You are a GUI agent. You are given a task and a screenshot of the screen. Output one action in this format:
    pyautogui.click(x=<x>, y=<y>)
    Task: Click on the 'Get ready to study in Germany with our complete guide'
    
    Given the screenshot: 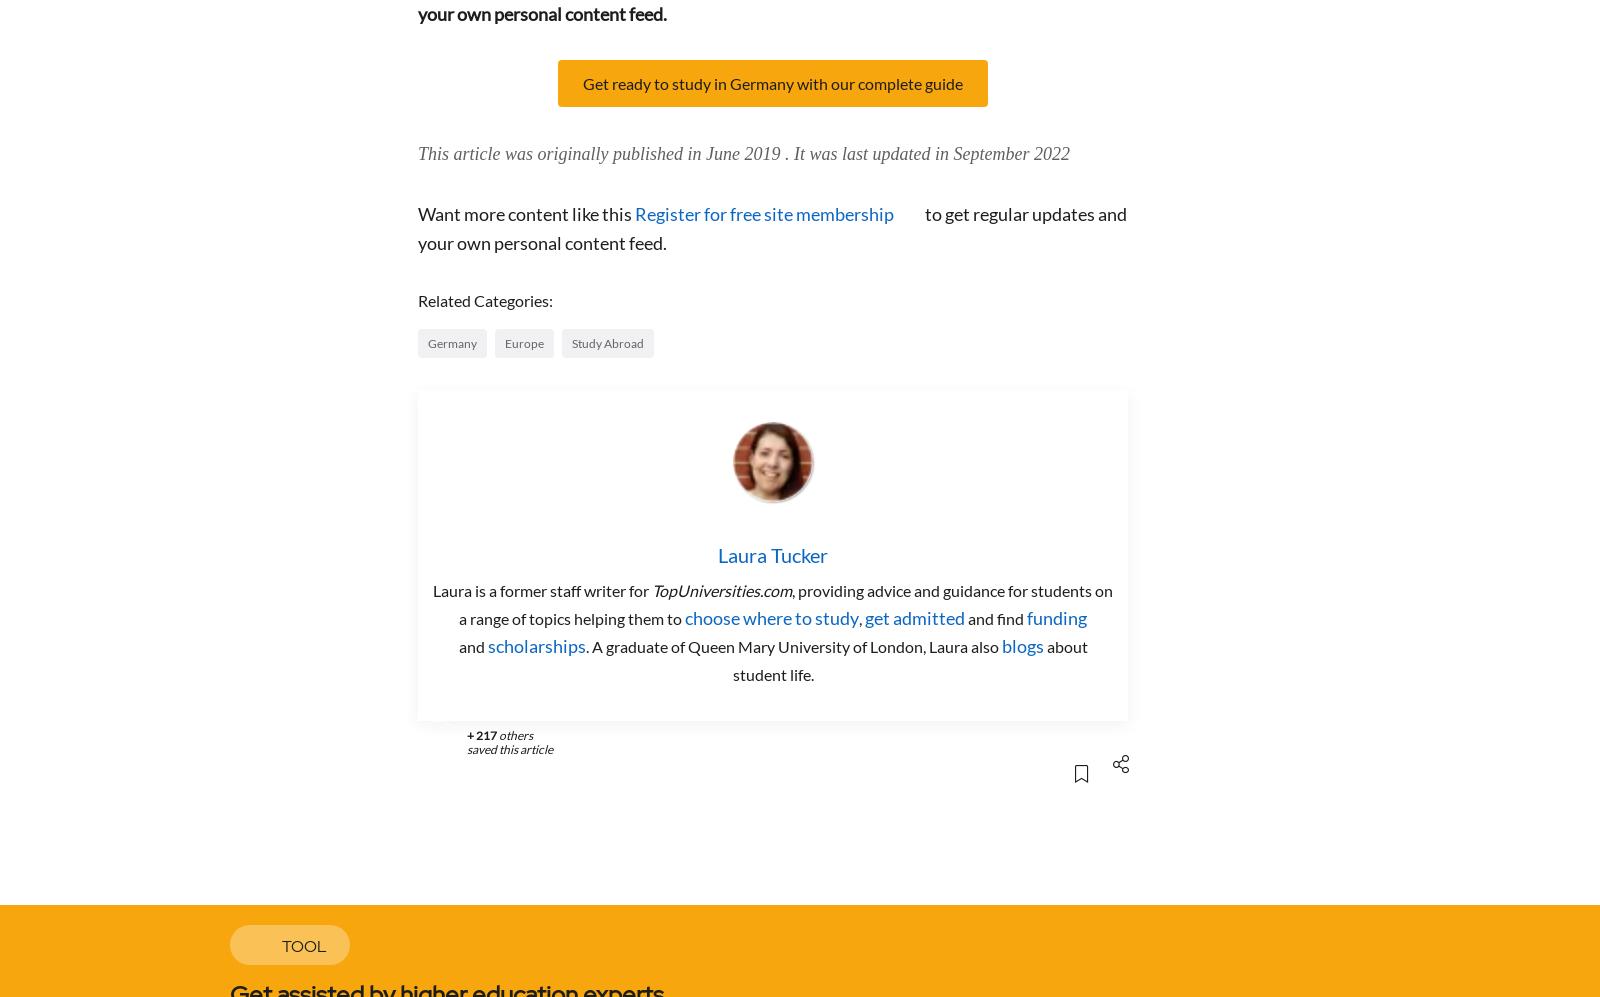 What is the action you would take?
    pyautogui.click(x=772, y=81)
    